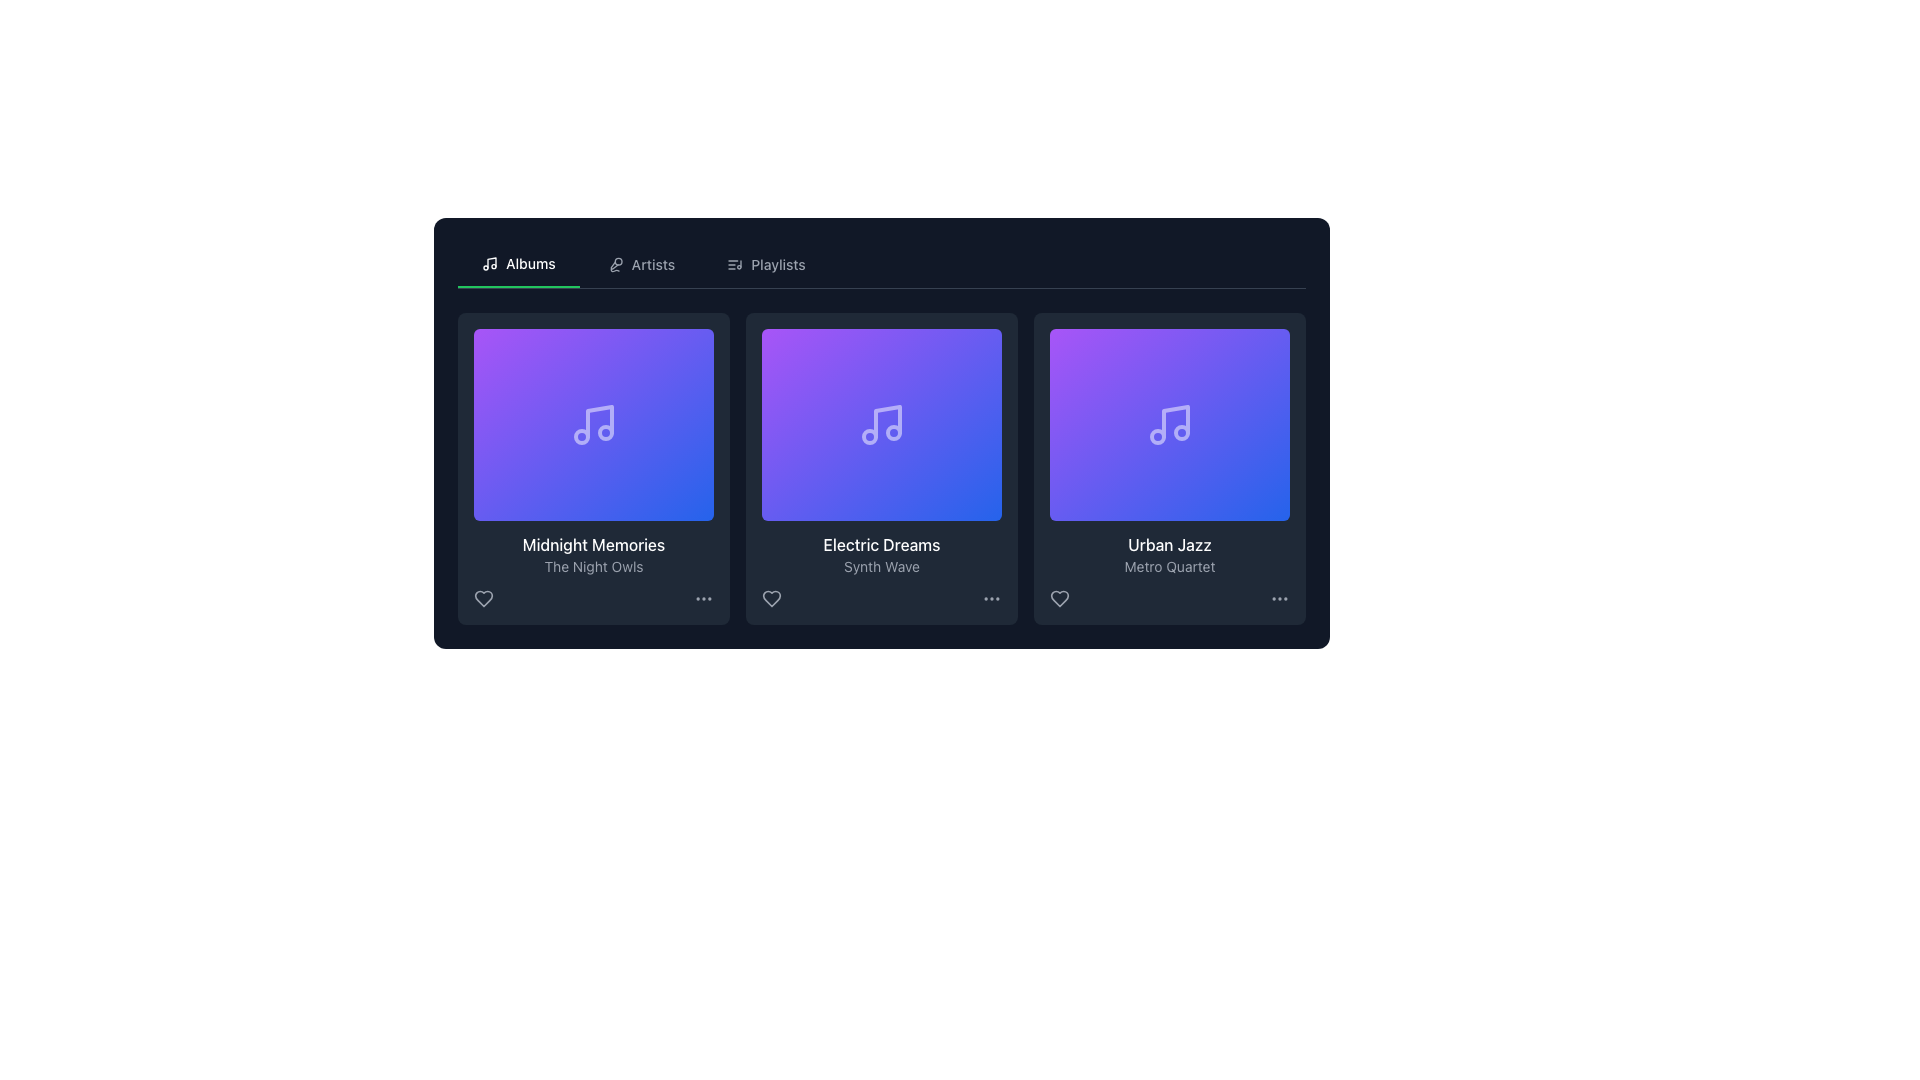 This screenshot has height=1080, width=1920. What do you see at coordinates (641, 264) in the screenshot?
I see `the 'Artists' navigation link, which is a horizontal text-based item styled in gray and changes to white on hover, located between 'Albums' and 'Playlists' in the navigation bar` at bounding box center [641, 264].